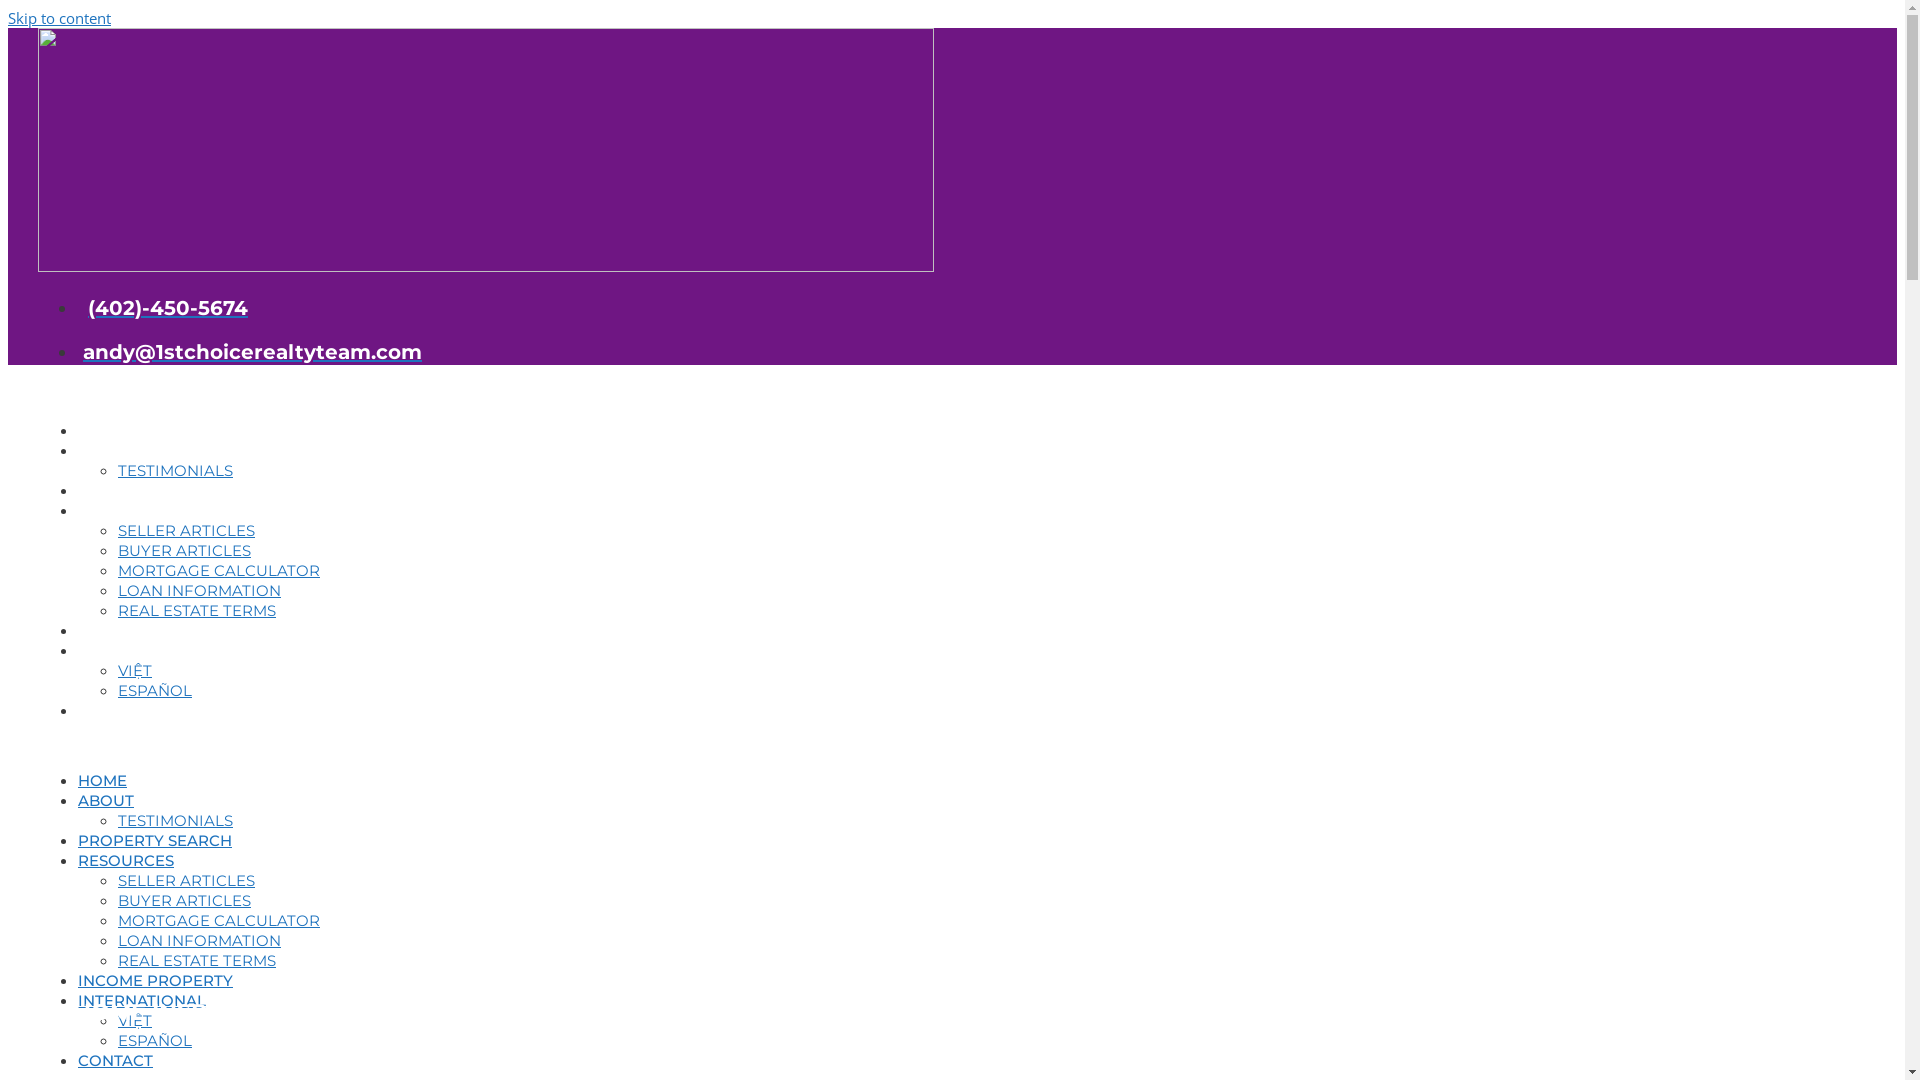  Describe the element at coordinates (163, 308) in the screenshot. I see `'(402)-450-5674'` at that location.